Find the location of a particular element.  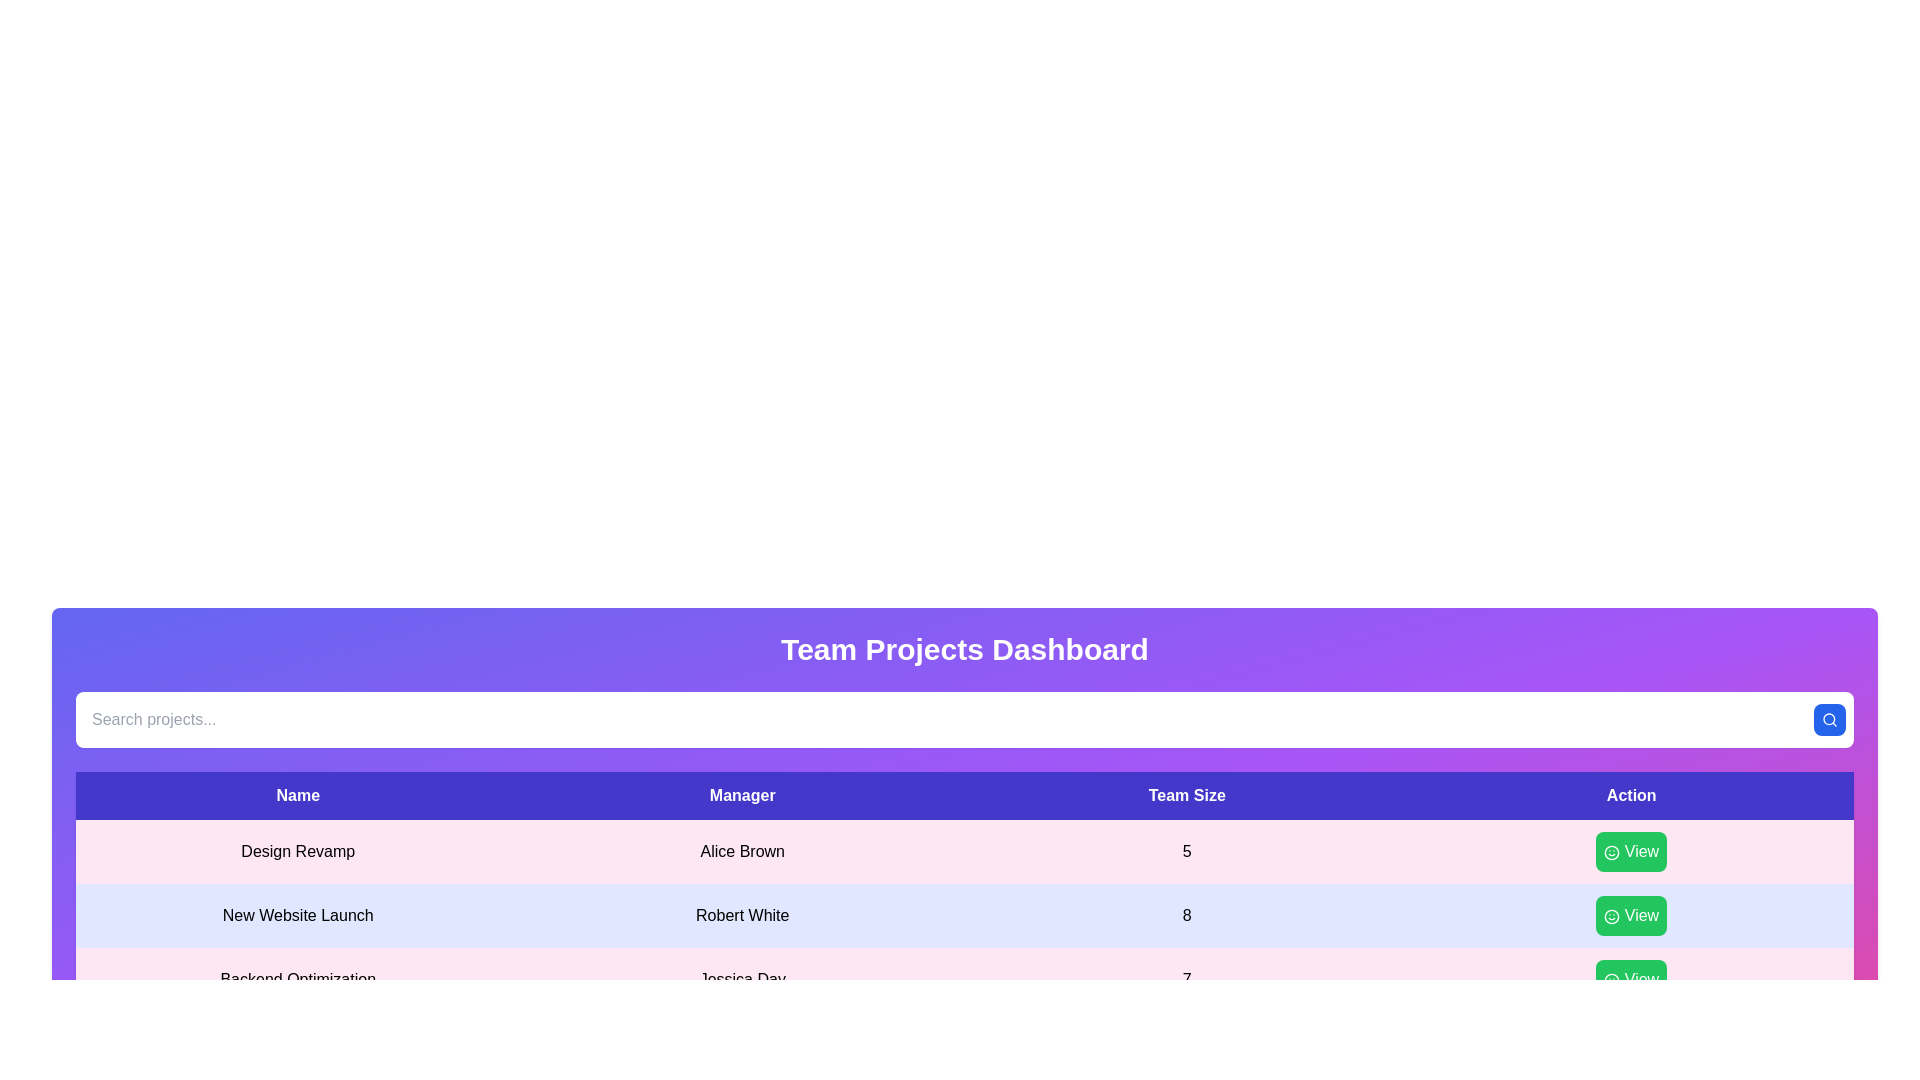

the text label 'Alice Brown' in the Manager column of the 'Design Revamp' project row, which has a light pink background is located at coordinates (741, 852).